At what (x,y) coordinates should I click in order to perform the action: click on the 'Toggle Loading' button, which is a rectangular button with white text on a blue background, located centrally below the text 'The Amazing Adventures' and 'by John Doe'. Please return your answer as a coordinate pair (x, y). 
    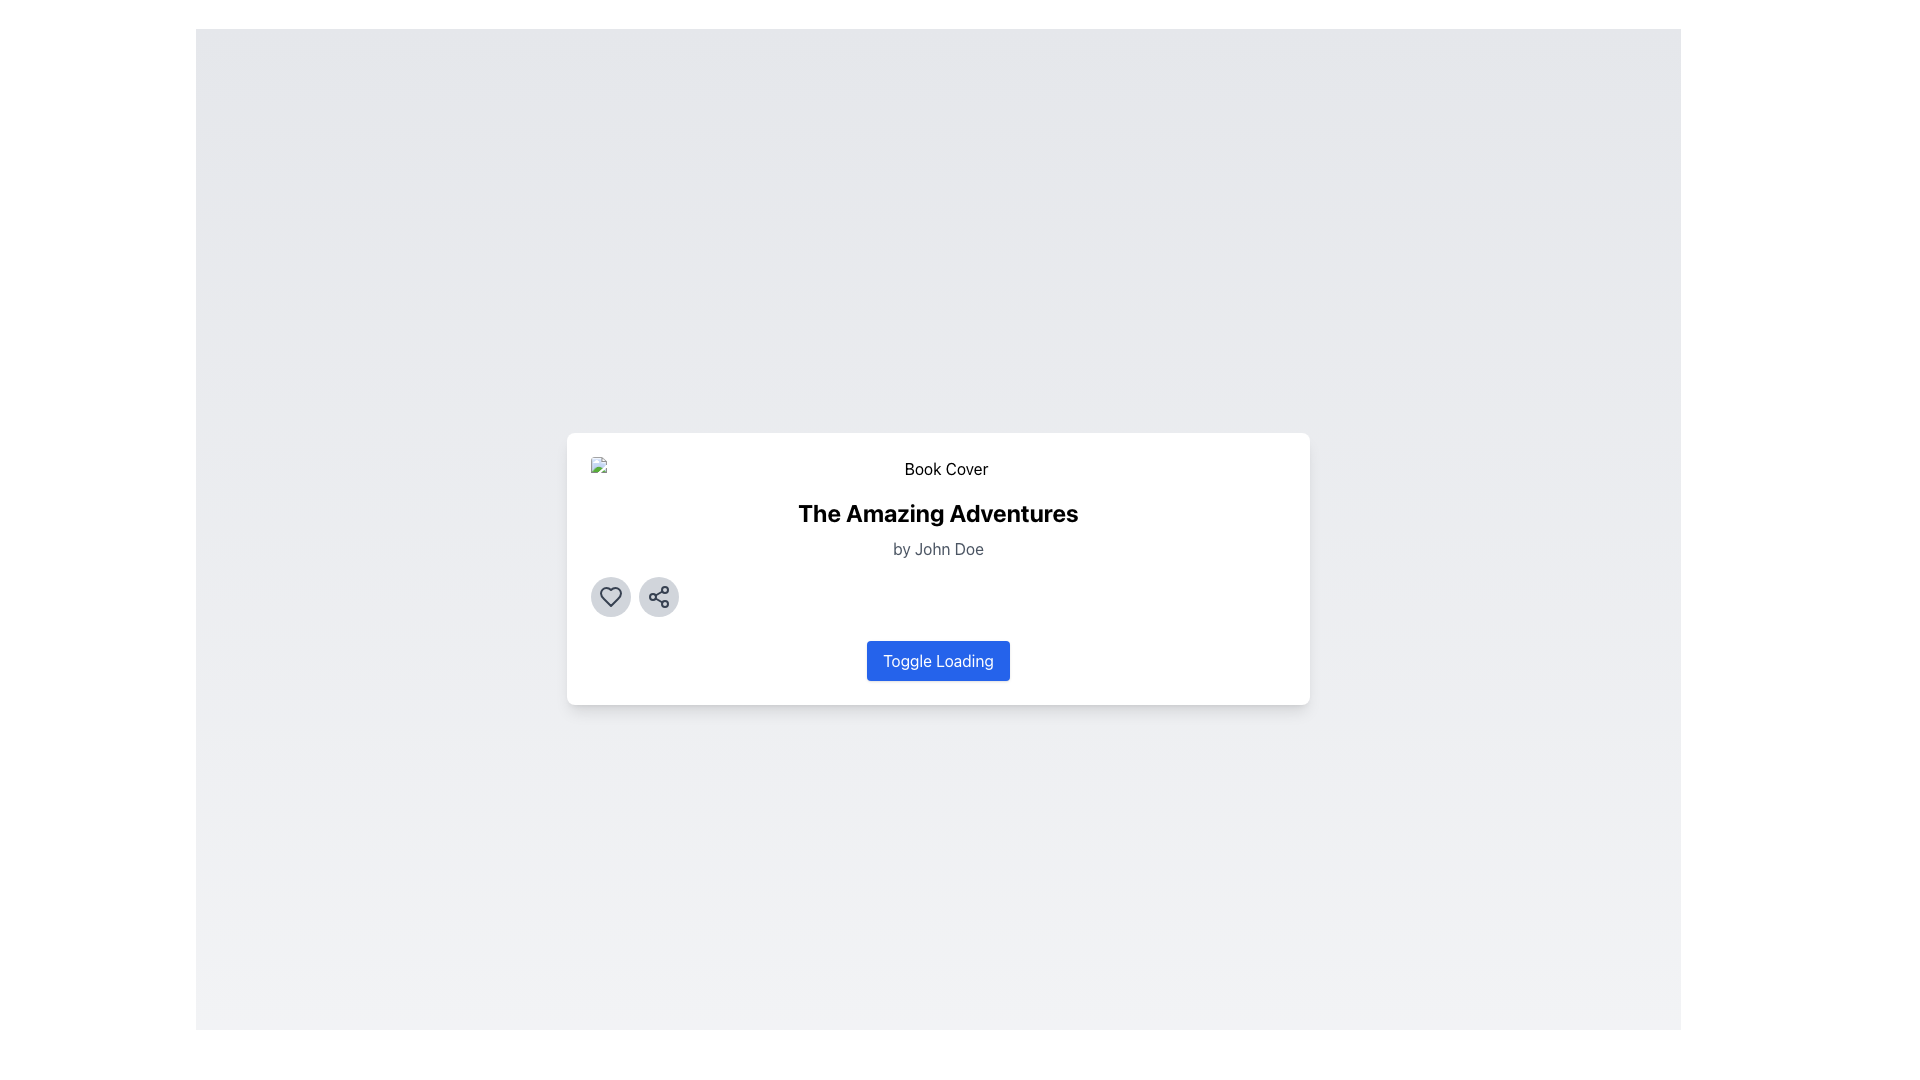
    Looking at the image, I should click on (937, 660).